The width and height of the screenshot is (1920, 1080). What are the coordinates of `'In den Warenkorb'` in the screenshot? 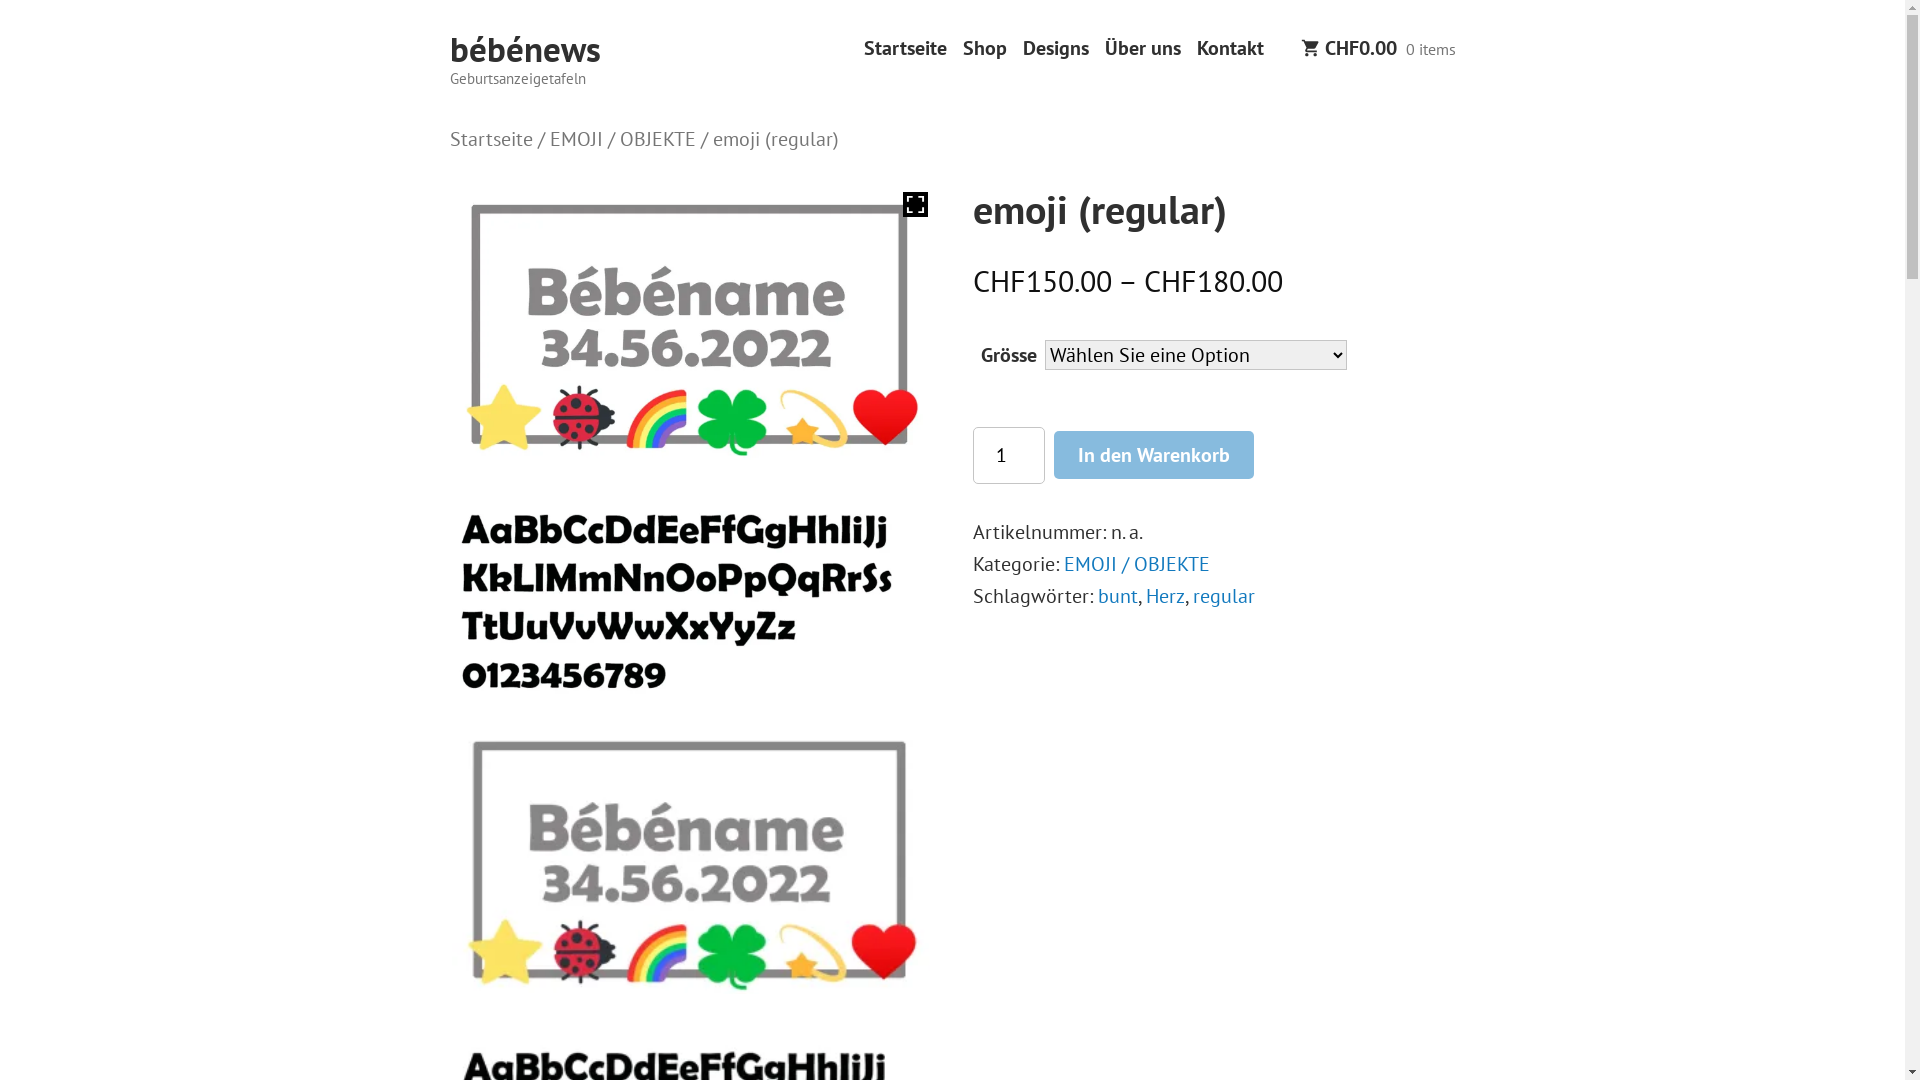 It's located at (1053, 454).